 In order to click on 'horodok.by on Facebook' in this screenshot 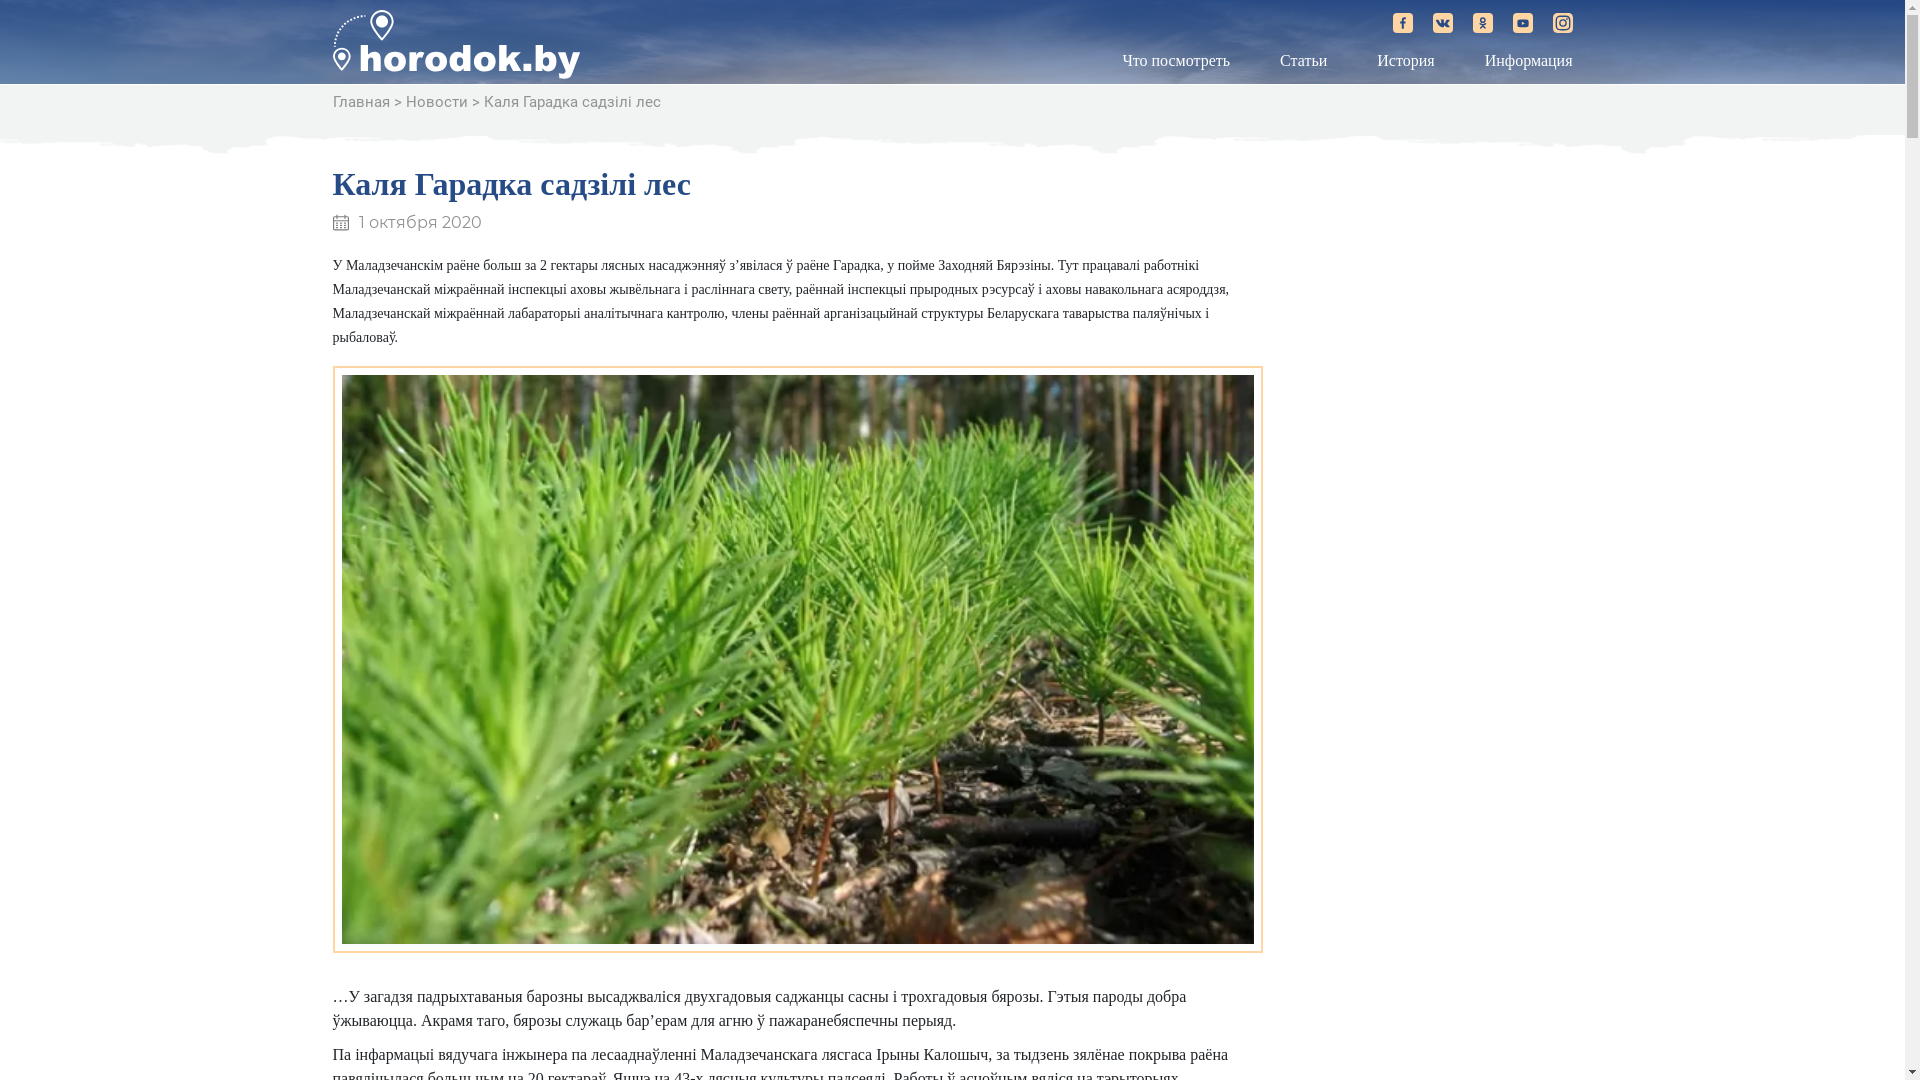, I will do `click(1400, 23)`.